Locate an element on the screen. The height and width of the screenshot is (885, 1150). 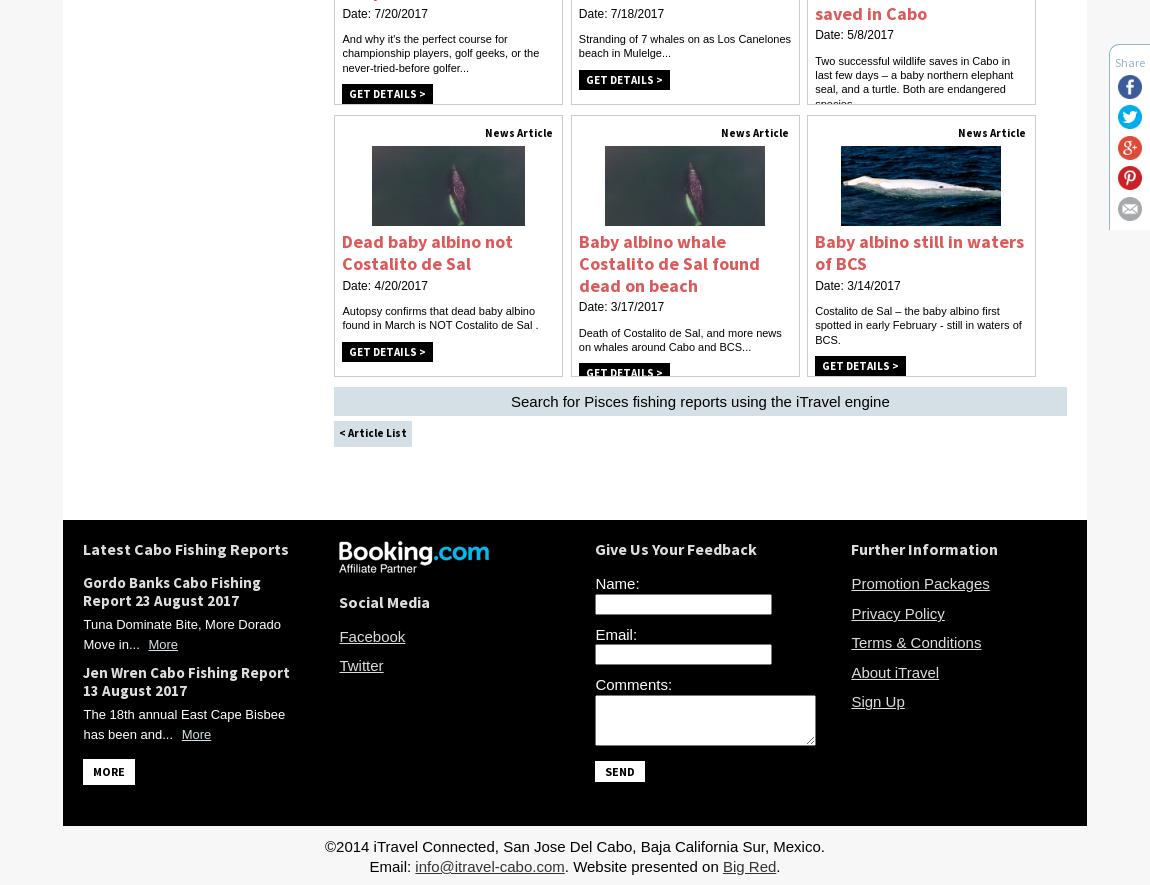
'Tuna Dominate Bite, More Dorado Move in...' is located at coordinates (82, 633).